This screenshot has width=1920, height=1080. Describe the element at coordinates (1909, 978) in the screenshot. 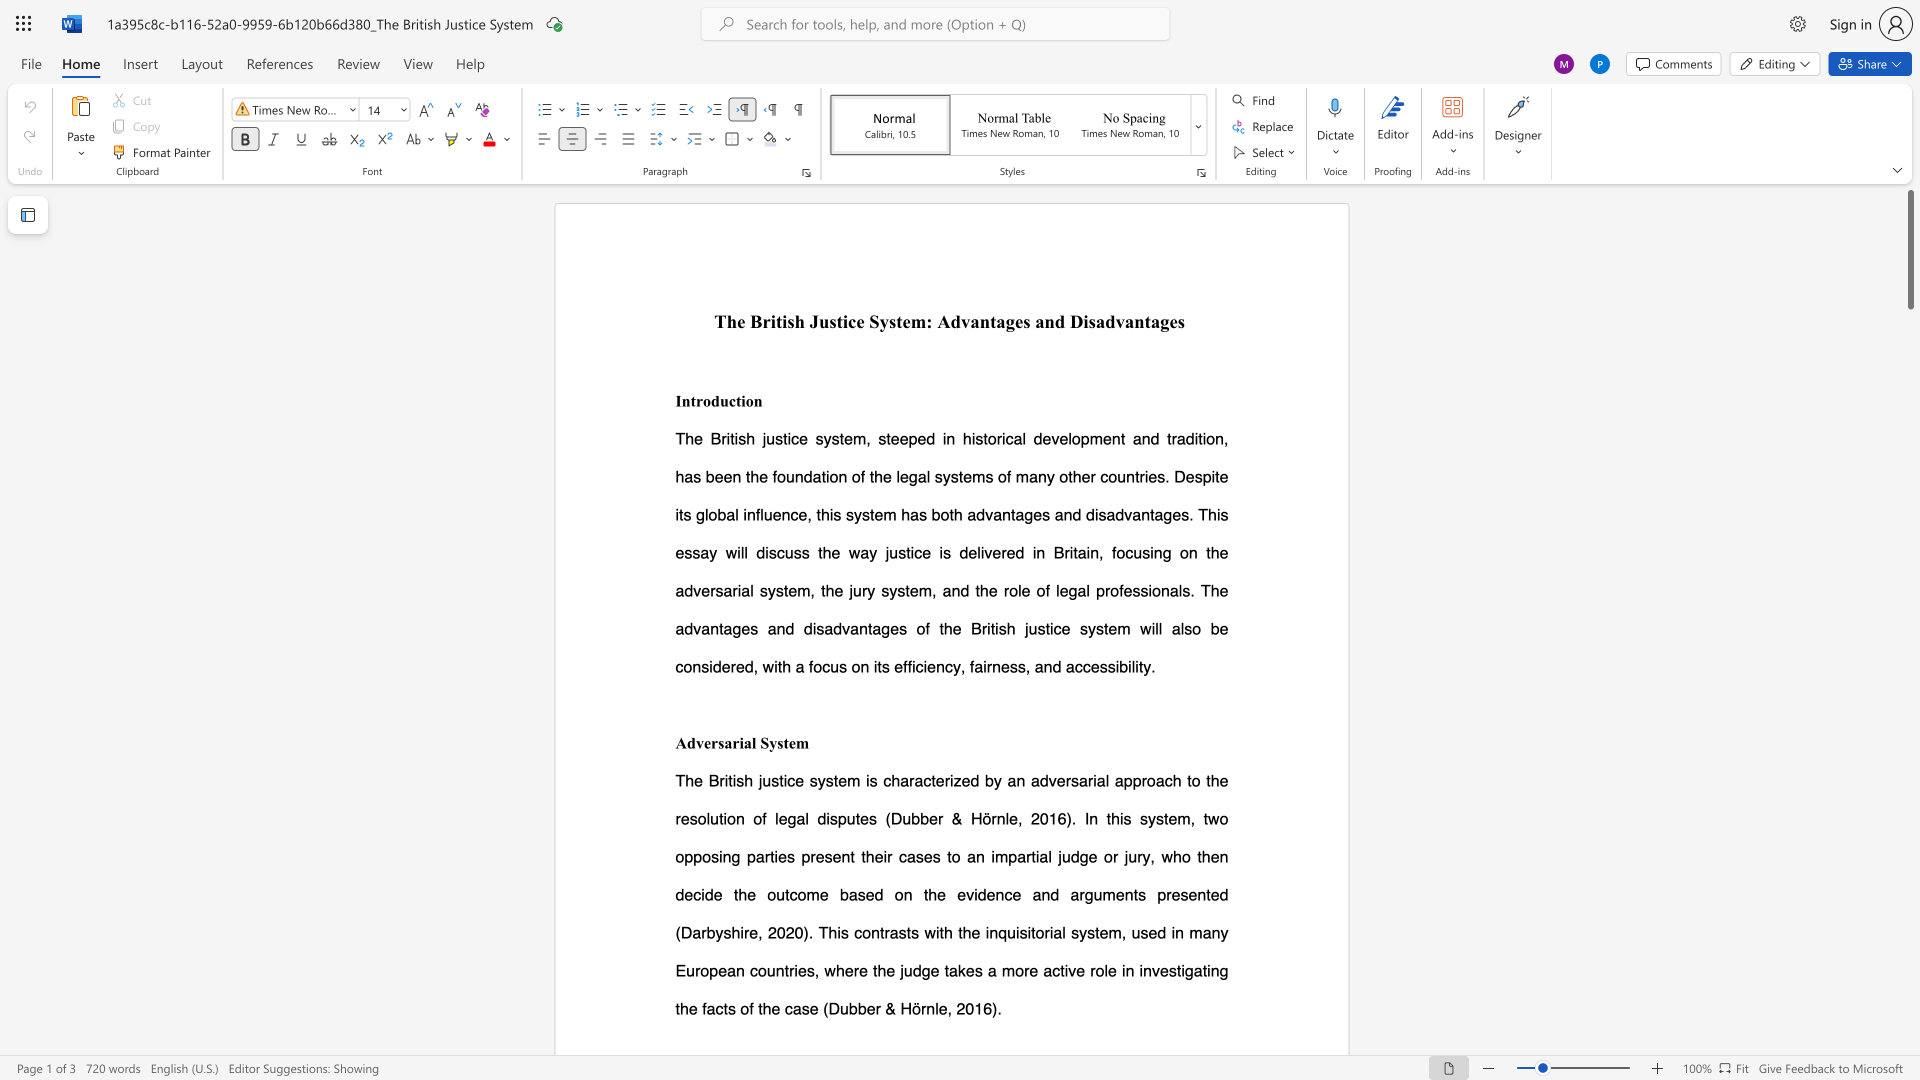

I see `the page's right scrollbar for downward movement` at that location.